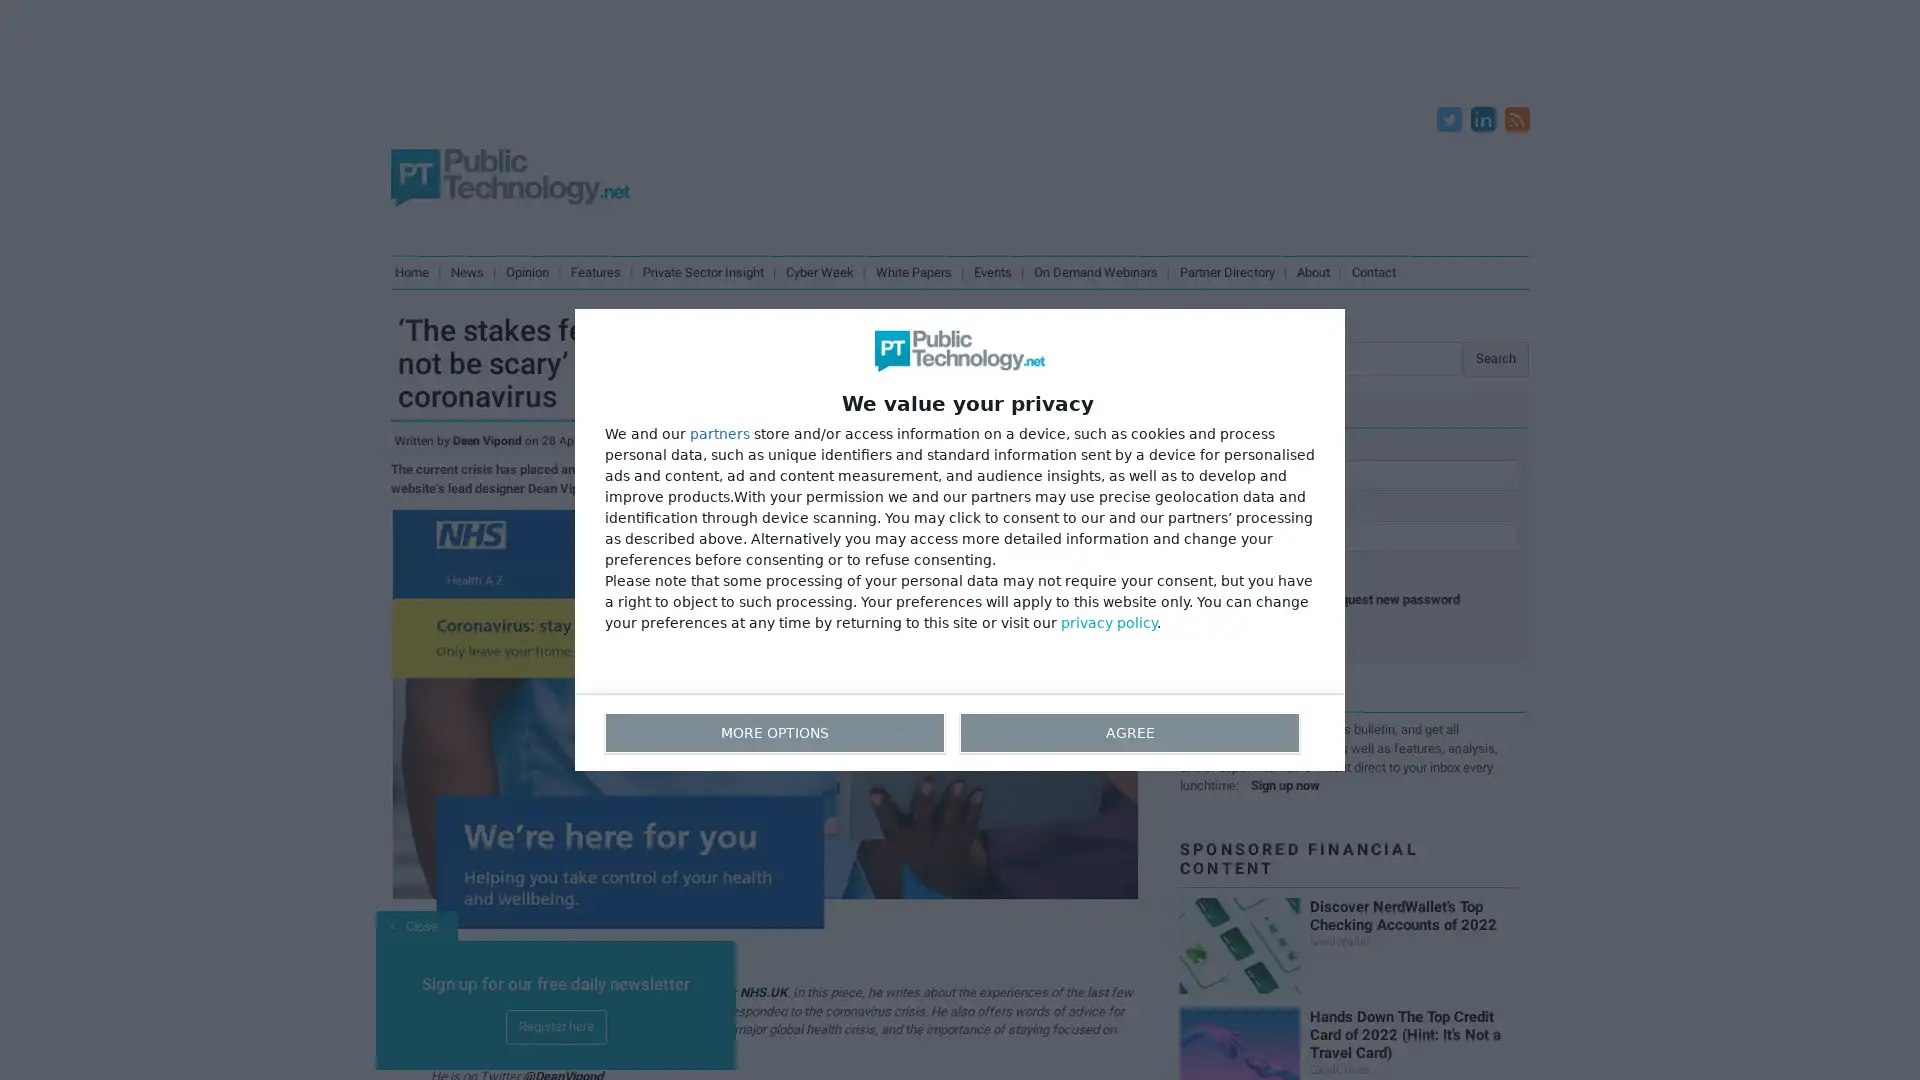  Describe the element at coordinates (1129, 732) in the screenshot. I see `AGREE` at that location.